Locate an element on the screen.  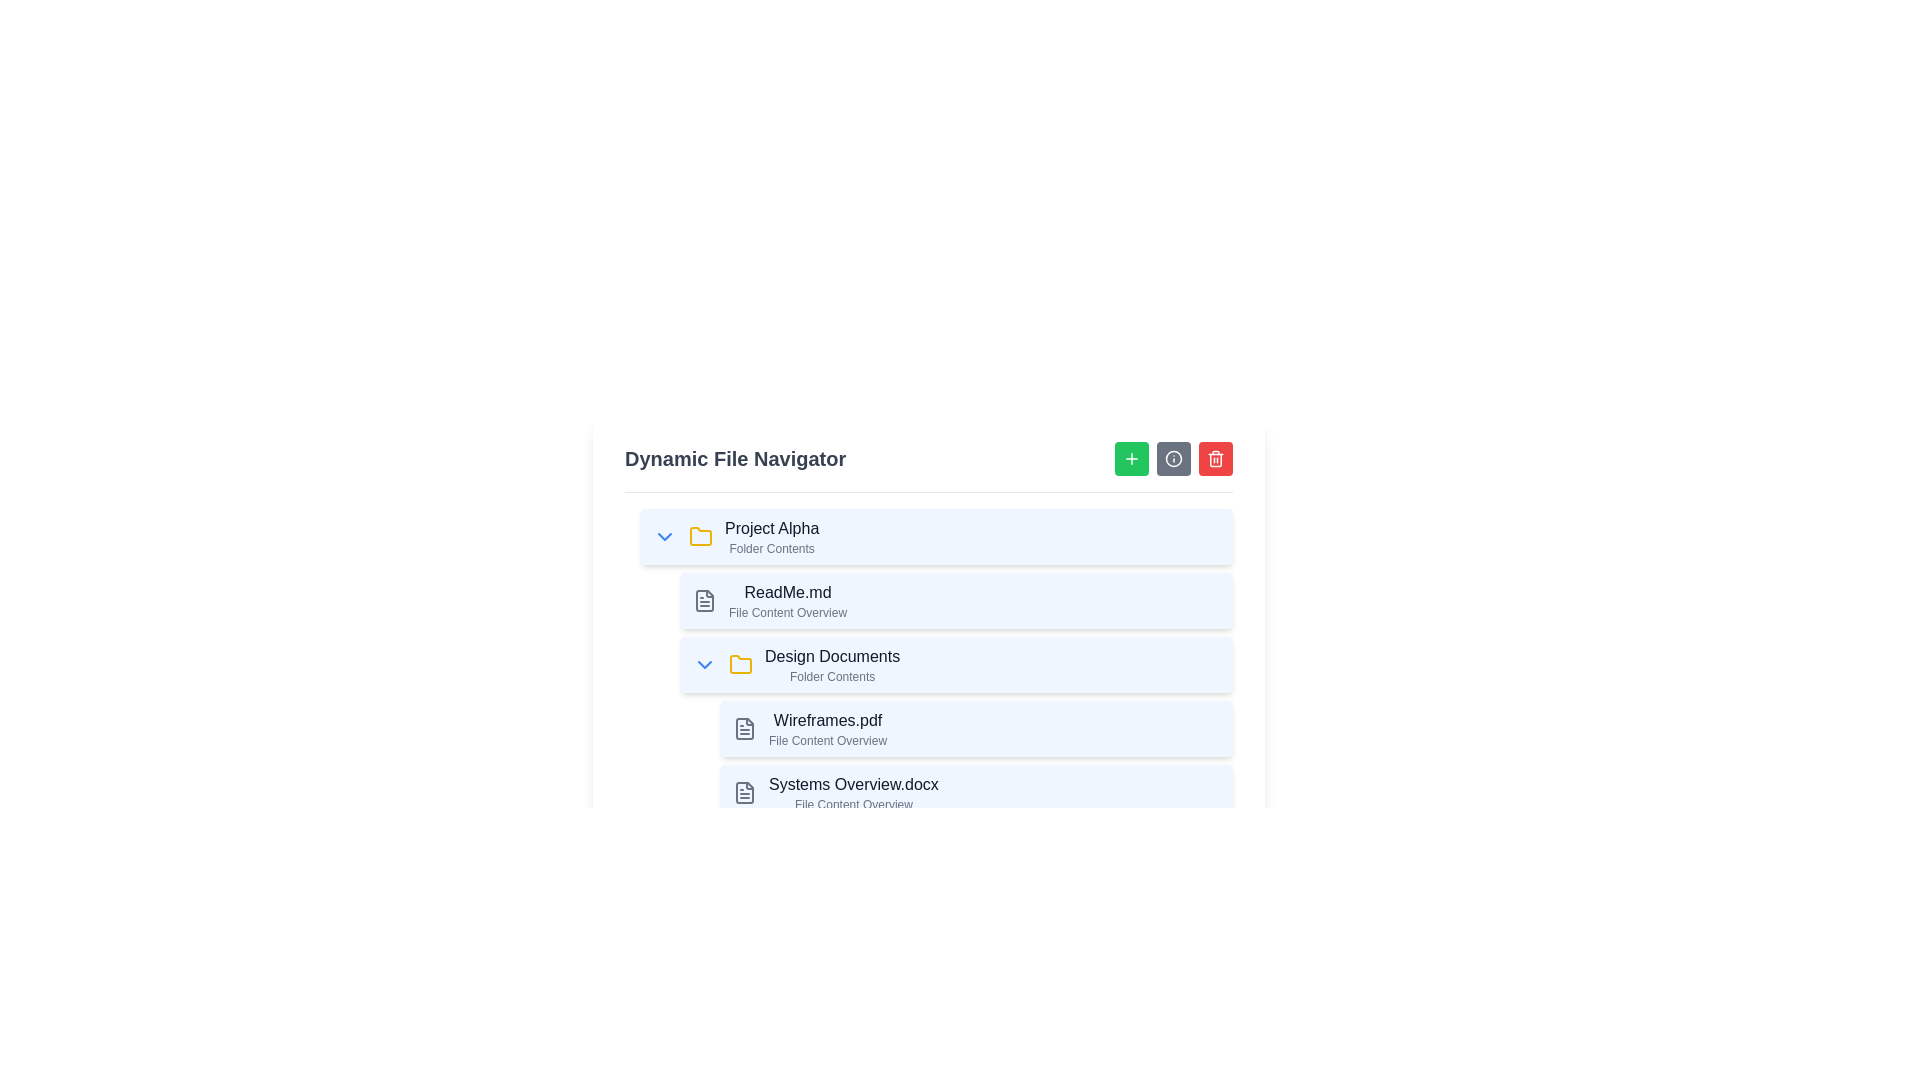
the gray document icon representing a text file, located to the left of the label 'ReadMe.md' within the file navigator interface is located at coordinates (705, 600).